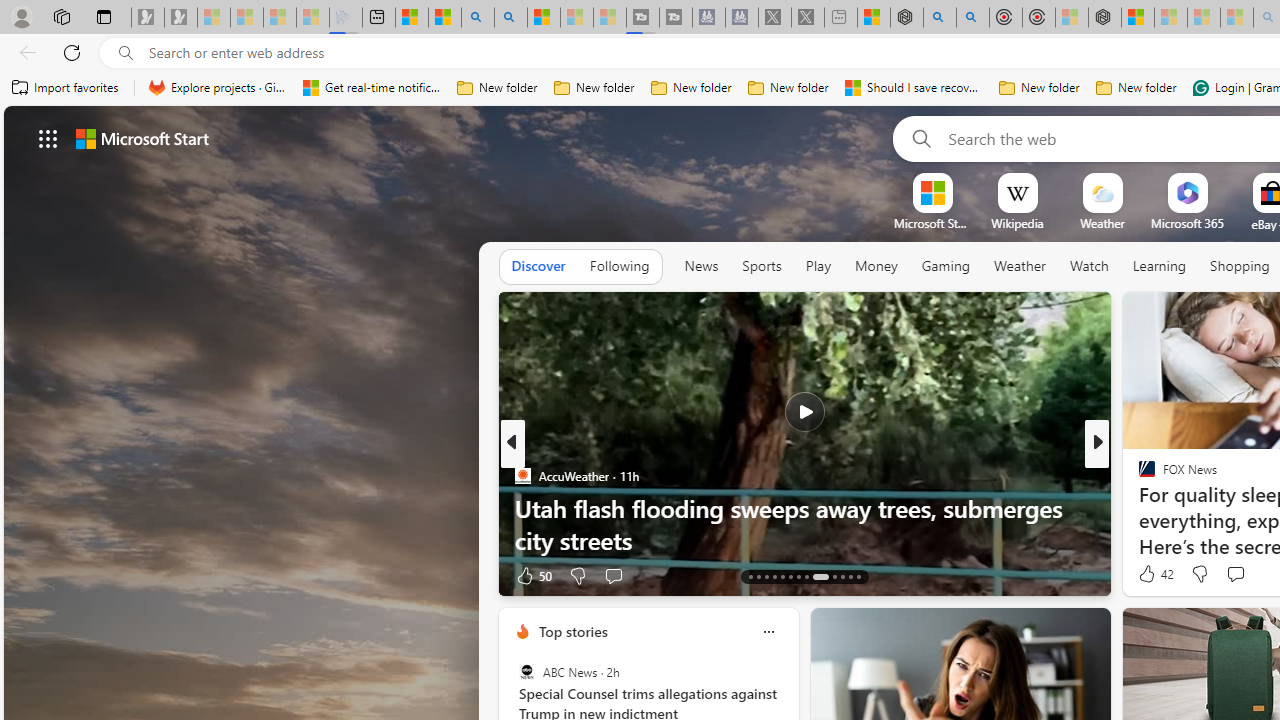 The image size is (1280, 720). What do you see at coordinates (48, 137) in the screenshot?
I see `'AutomationID: waffle'` at bounding box center [48, 137].